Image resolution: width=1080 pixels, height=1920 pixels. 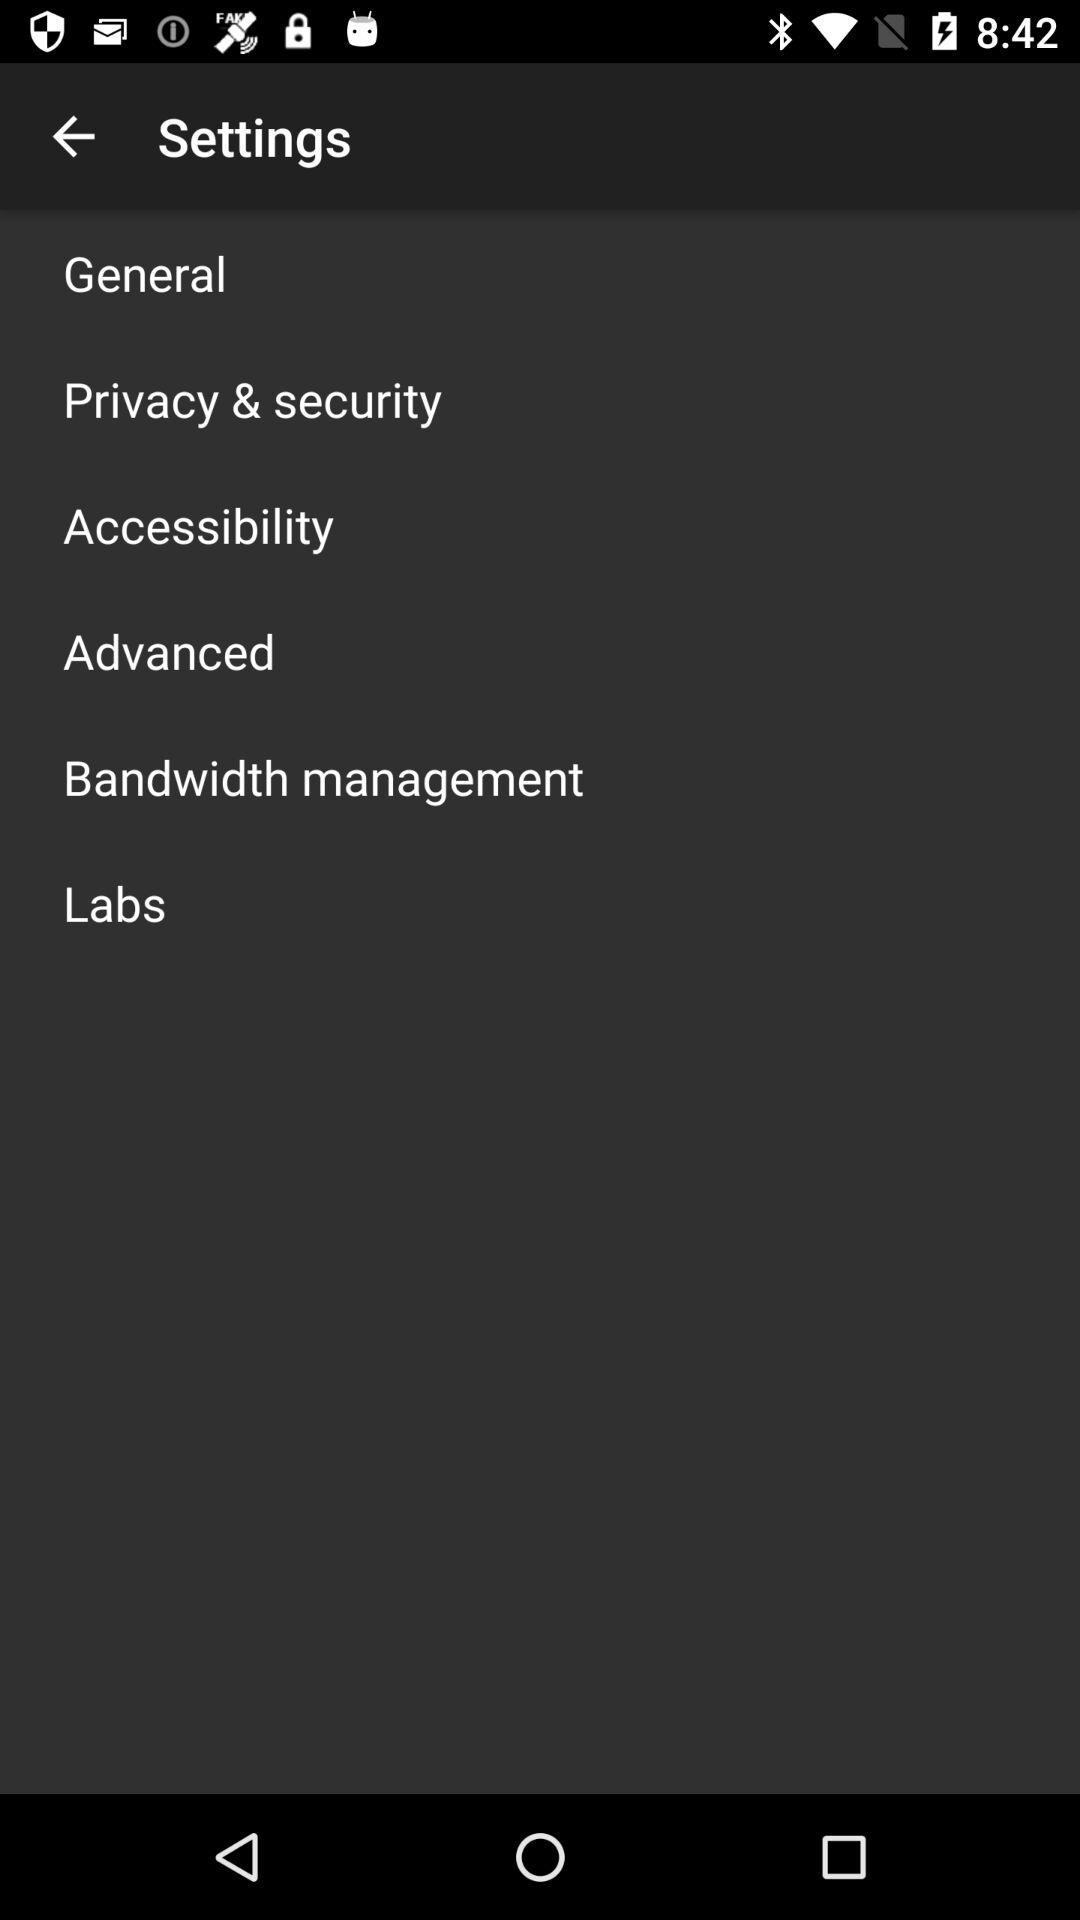 What do you see at coordinates (72, 135) in the screenshot?
I see `the icon to the left of the settings app` at bounding box center [72, 135].